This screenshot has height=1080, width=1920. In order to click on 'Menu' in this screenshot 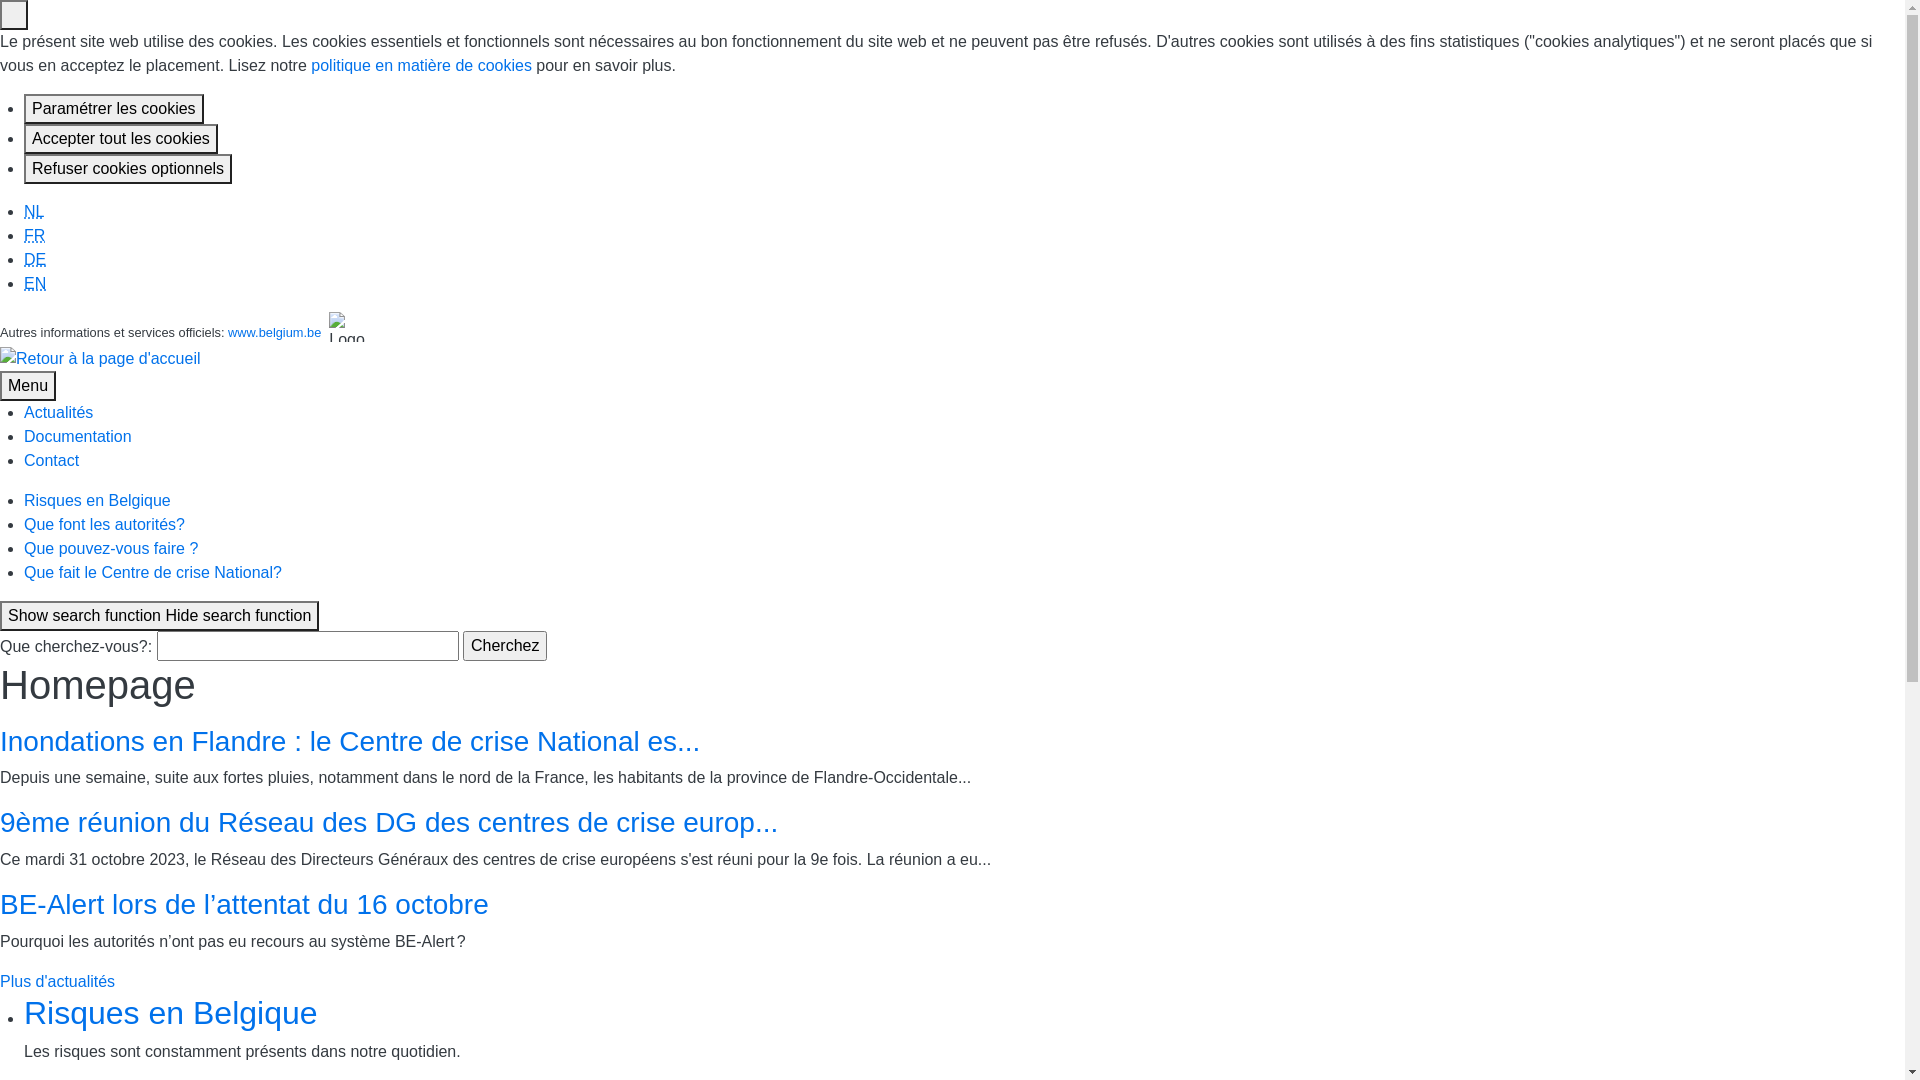, I will do `click(28, 385)`.